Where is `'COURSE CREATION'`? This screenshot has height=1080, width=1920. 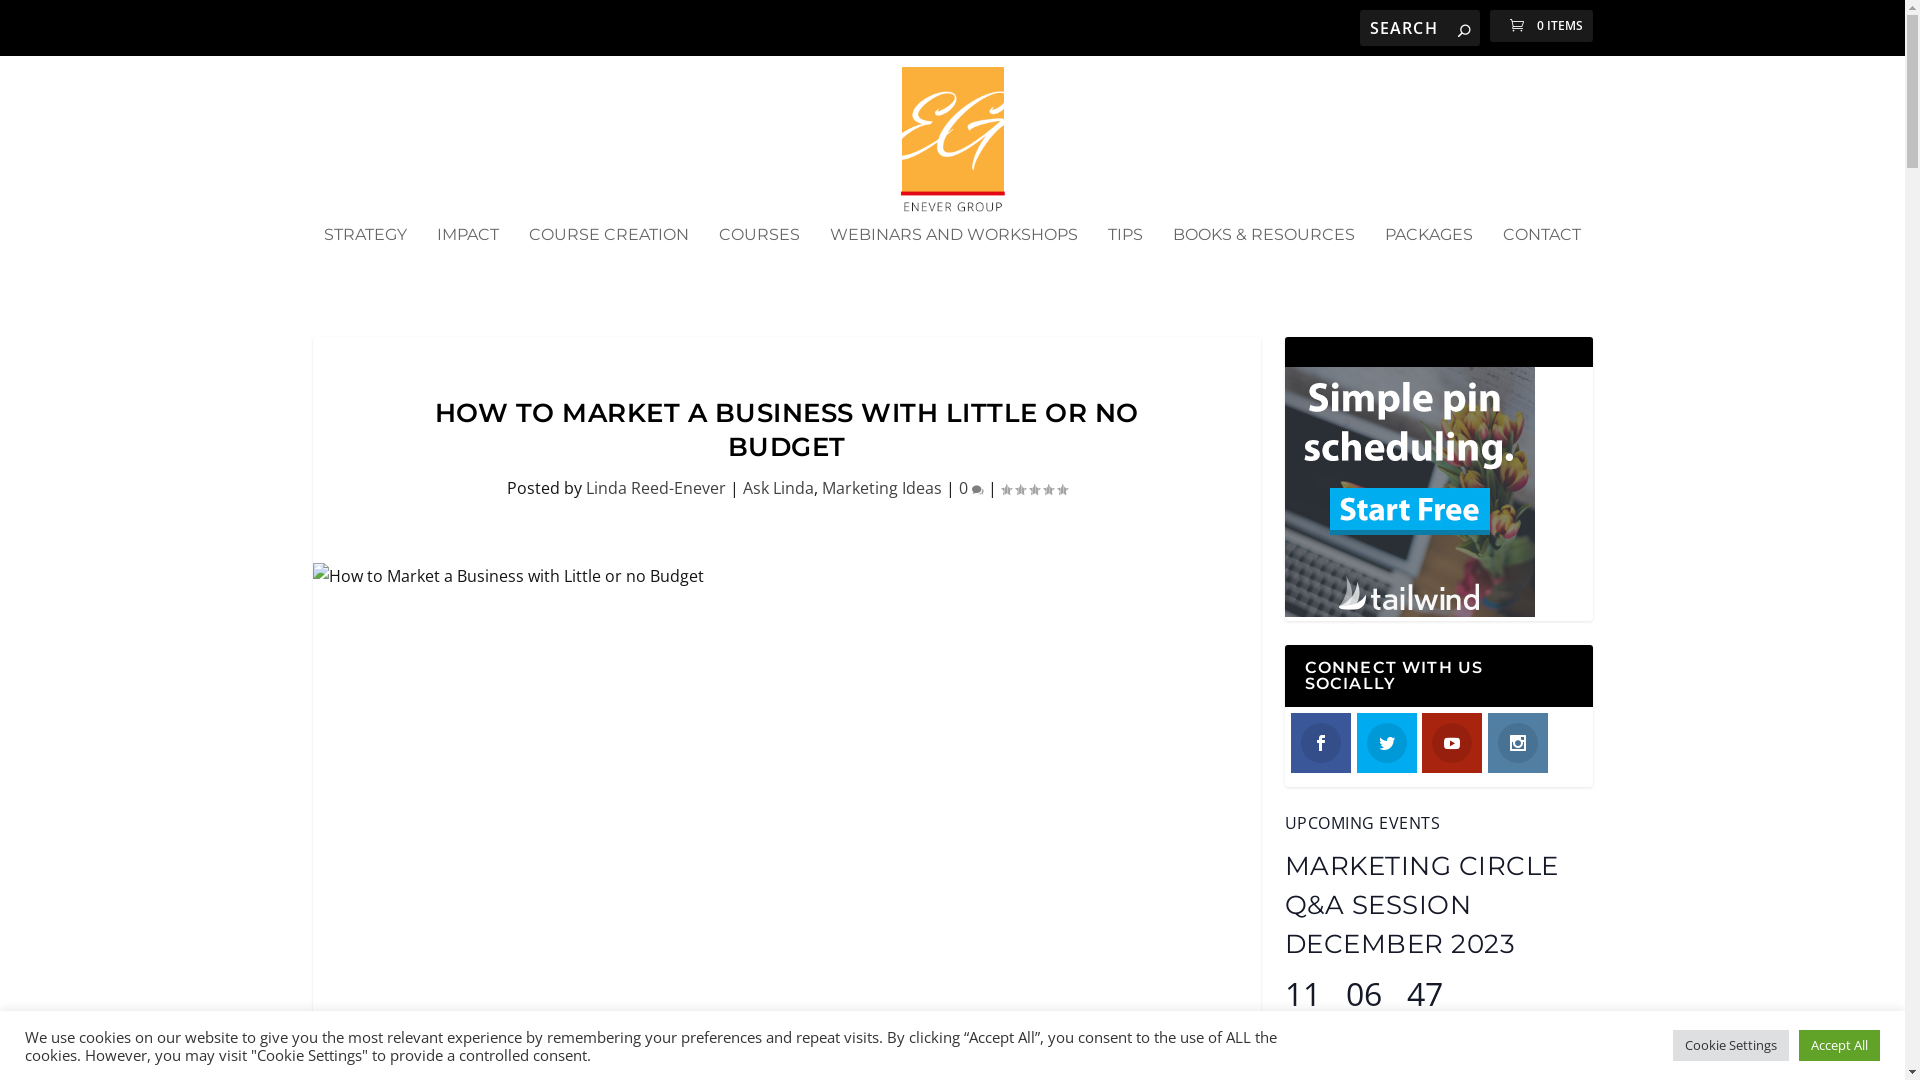 'COURSE CREATION' is located at coordinates (608, 261).